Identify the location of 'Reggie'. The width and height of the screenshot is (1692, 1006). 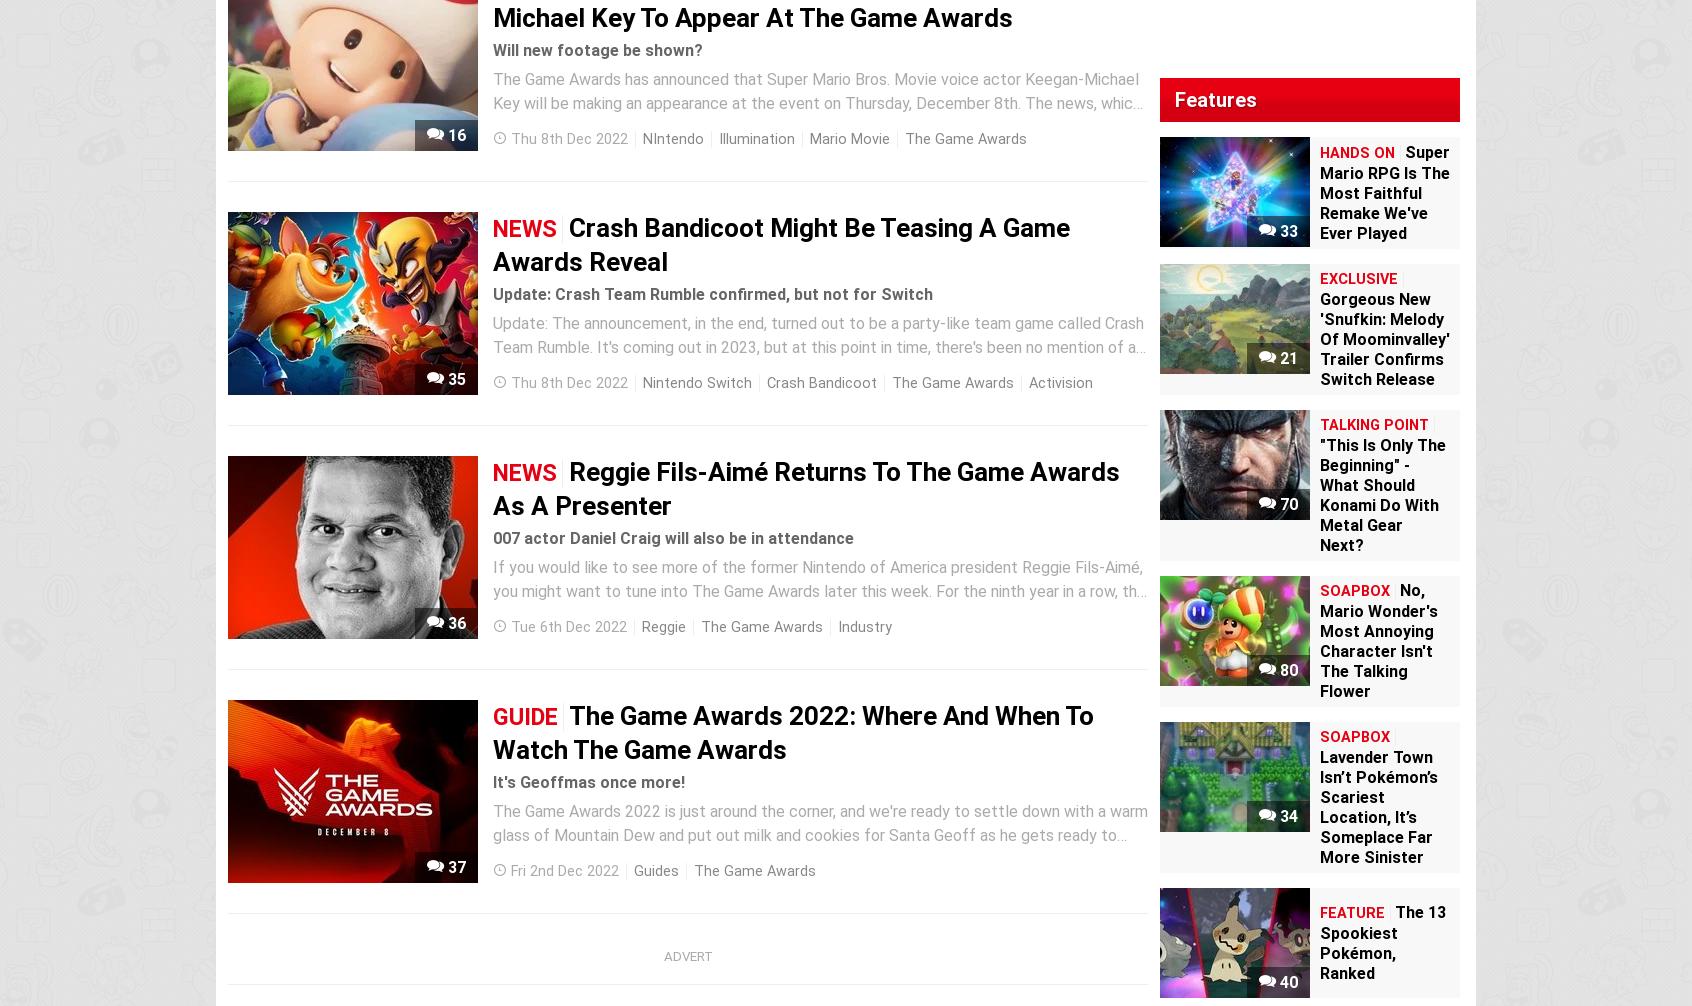
(663, 627).